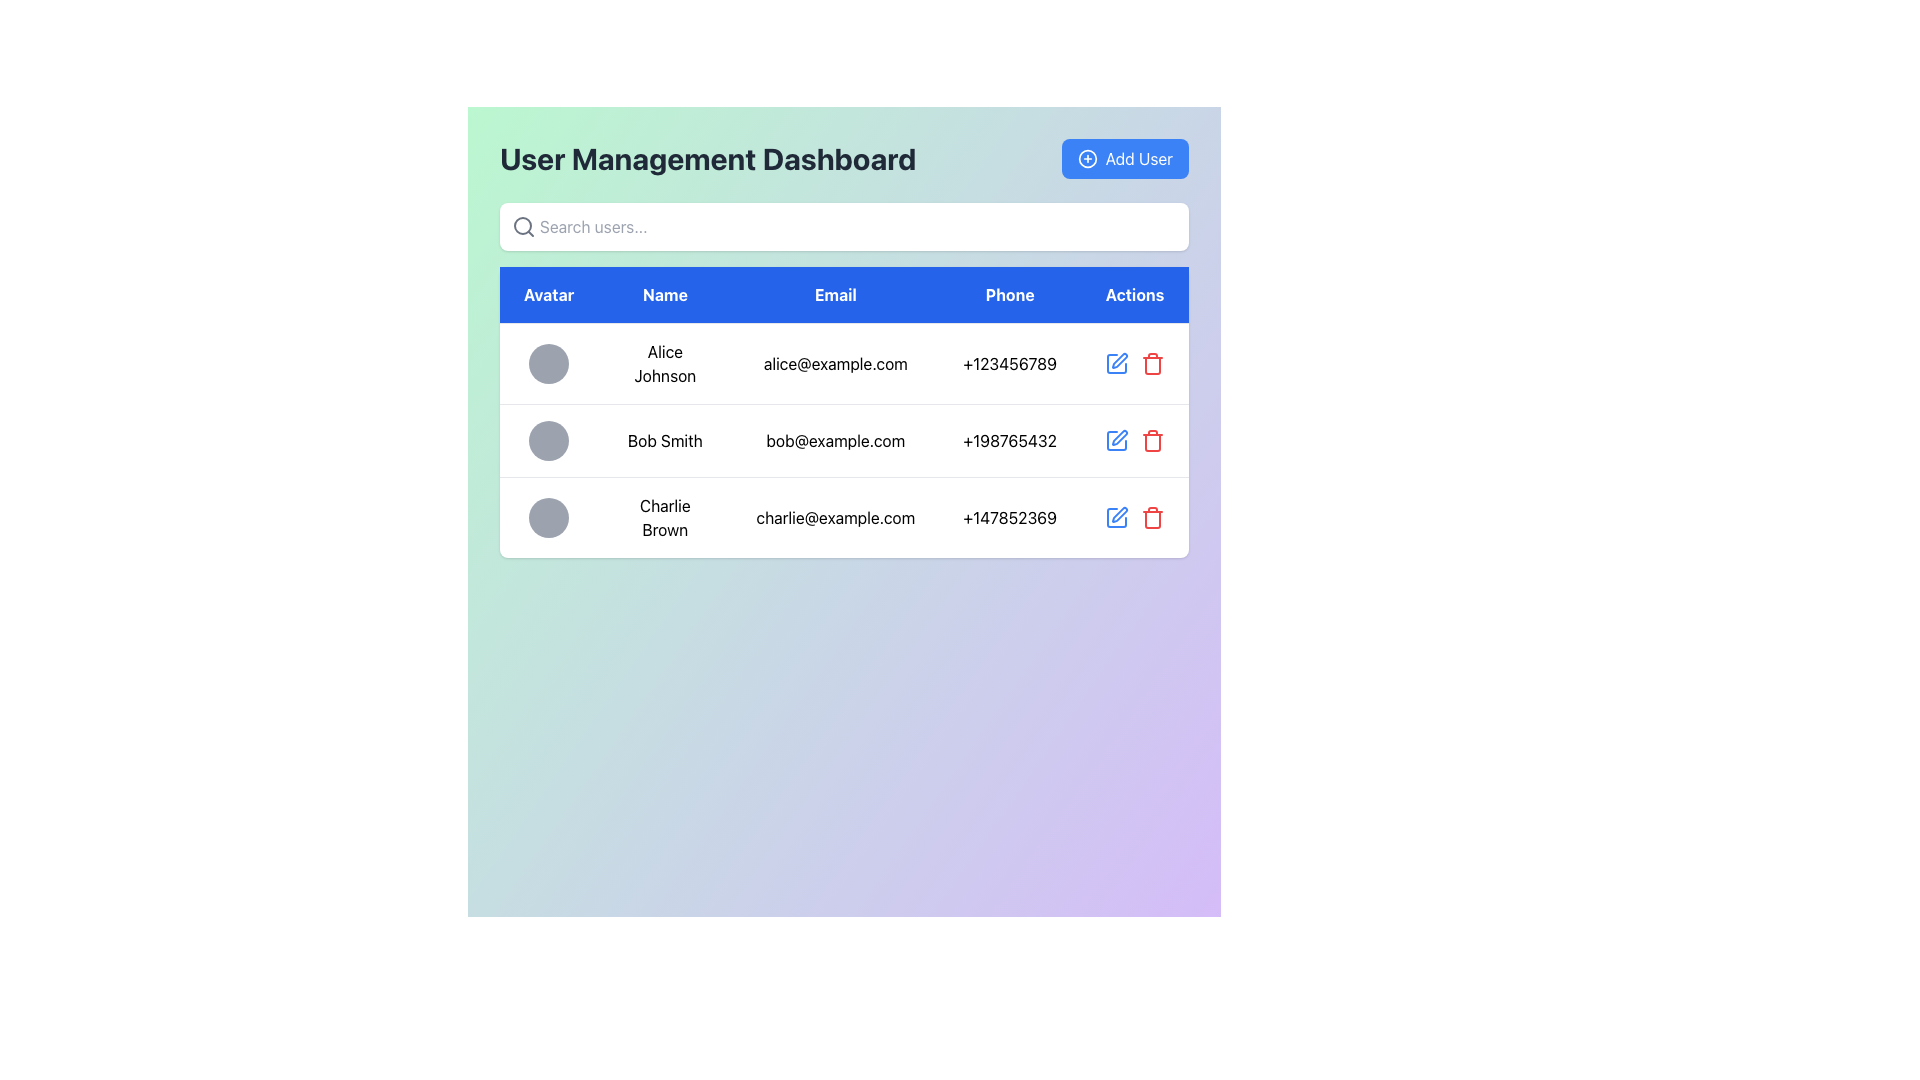  I want to click on the visual content of the avatar placeholder located in the first row of the 'Avatar' column in the user data table, so click(549, 363).